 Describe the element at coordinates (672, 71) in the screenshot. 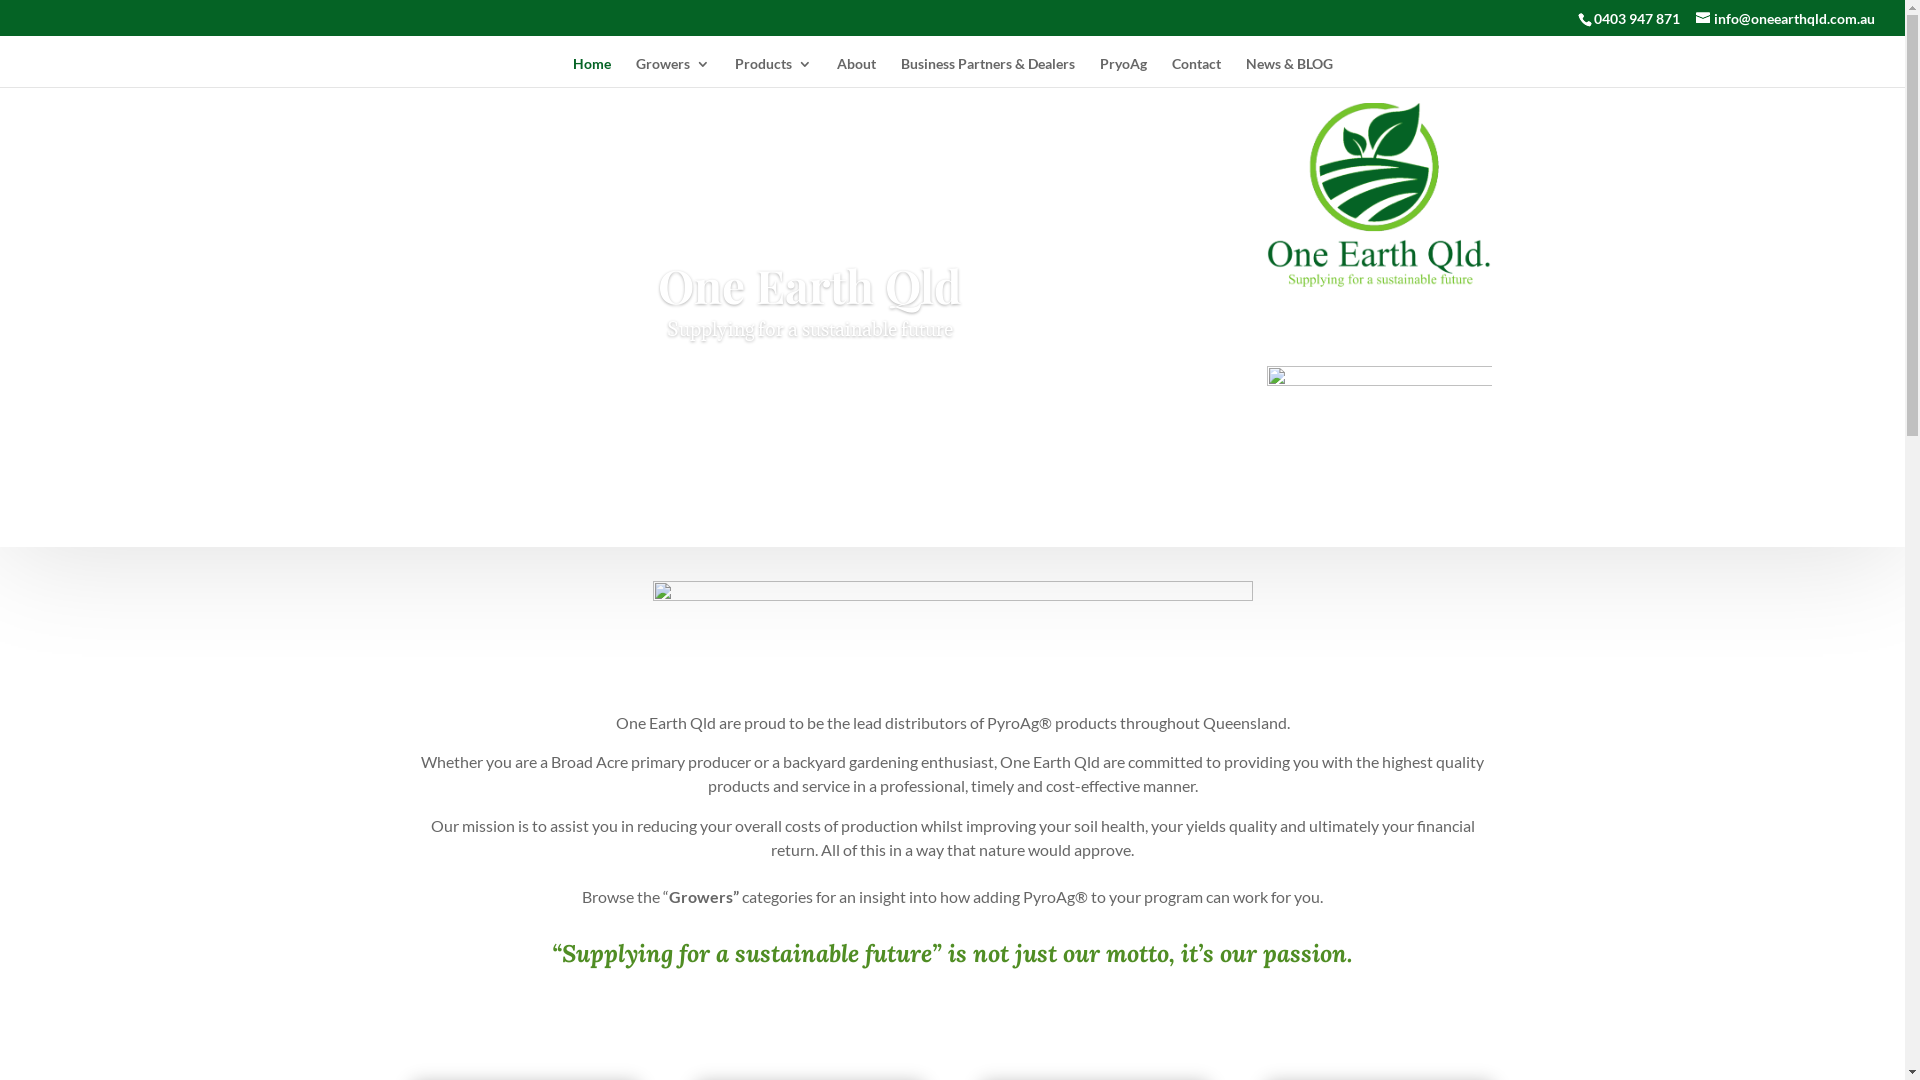

I see `'Growers'` at that location.